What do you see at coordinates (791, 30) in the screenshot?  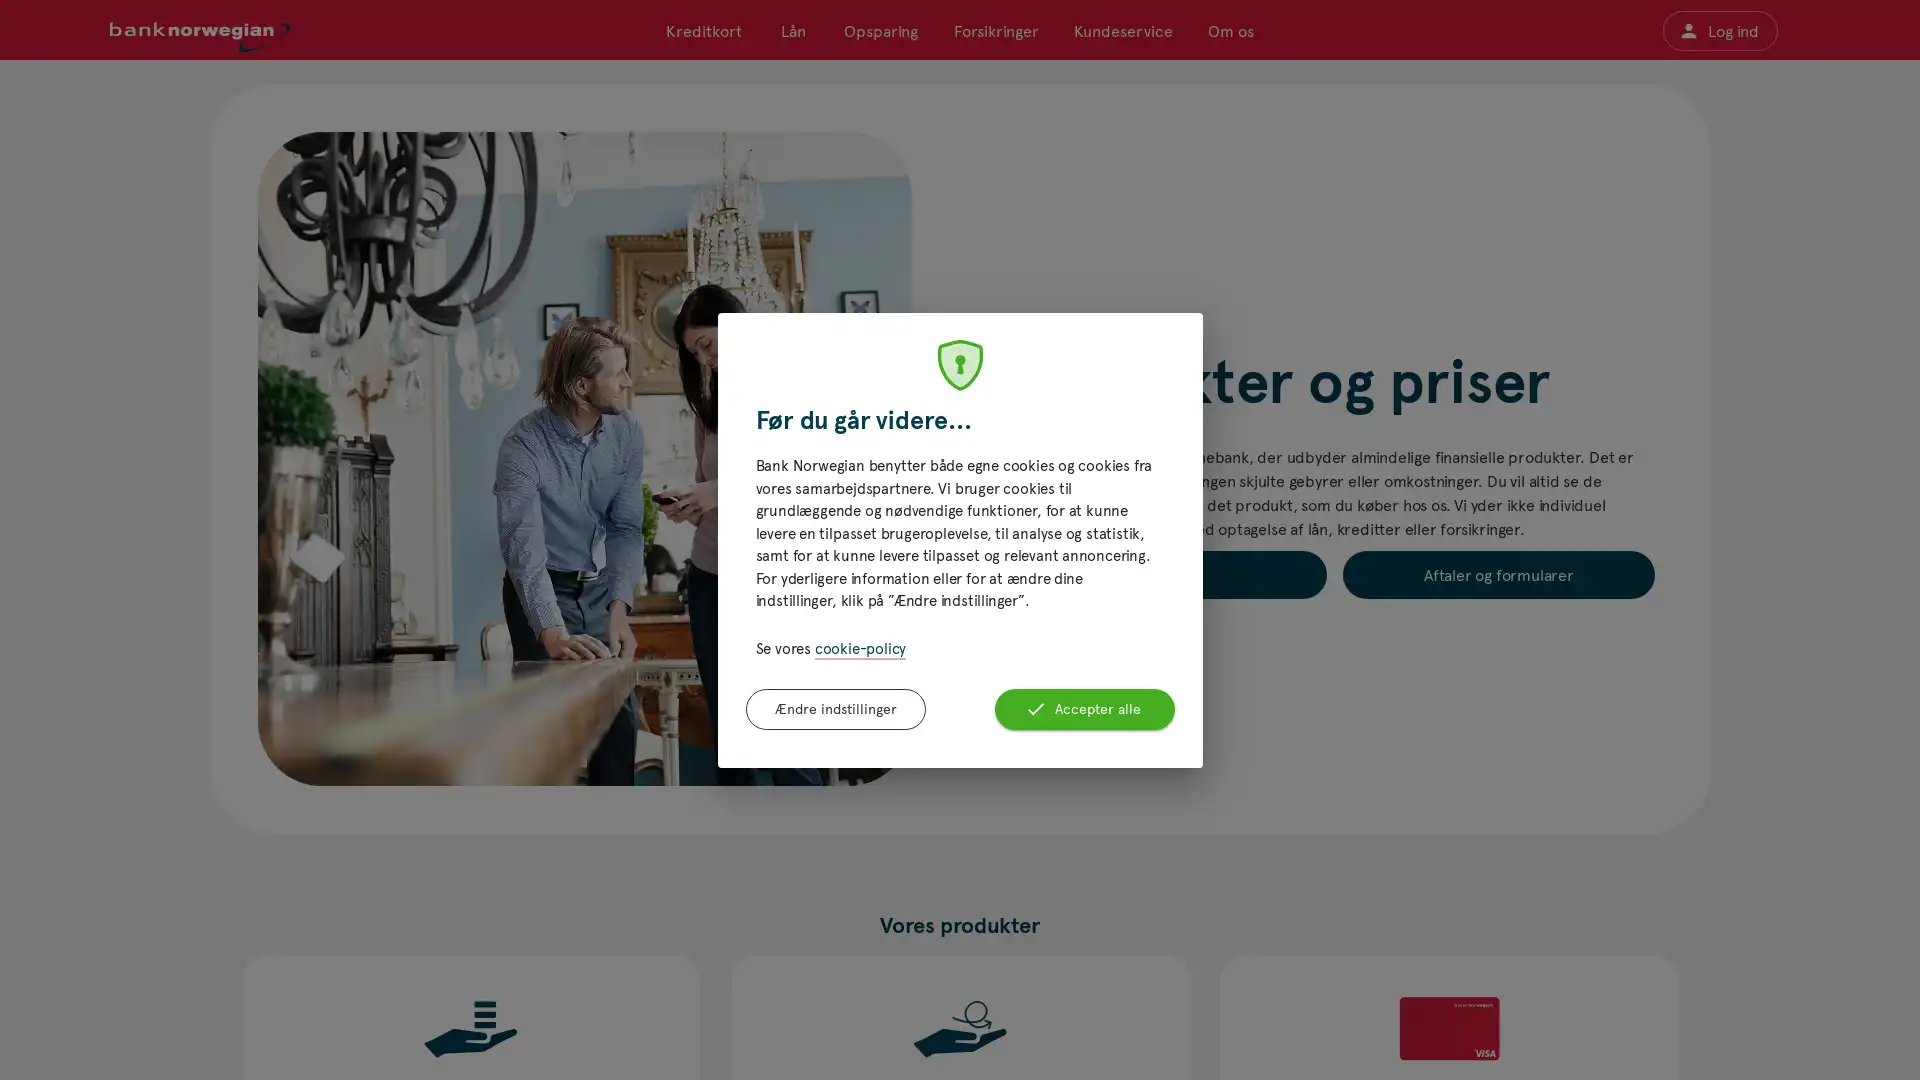 I see `Lan` at bounding box center [791, 30].